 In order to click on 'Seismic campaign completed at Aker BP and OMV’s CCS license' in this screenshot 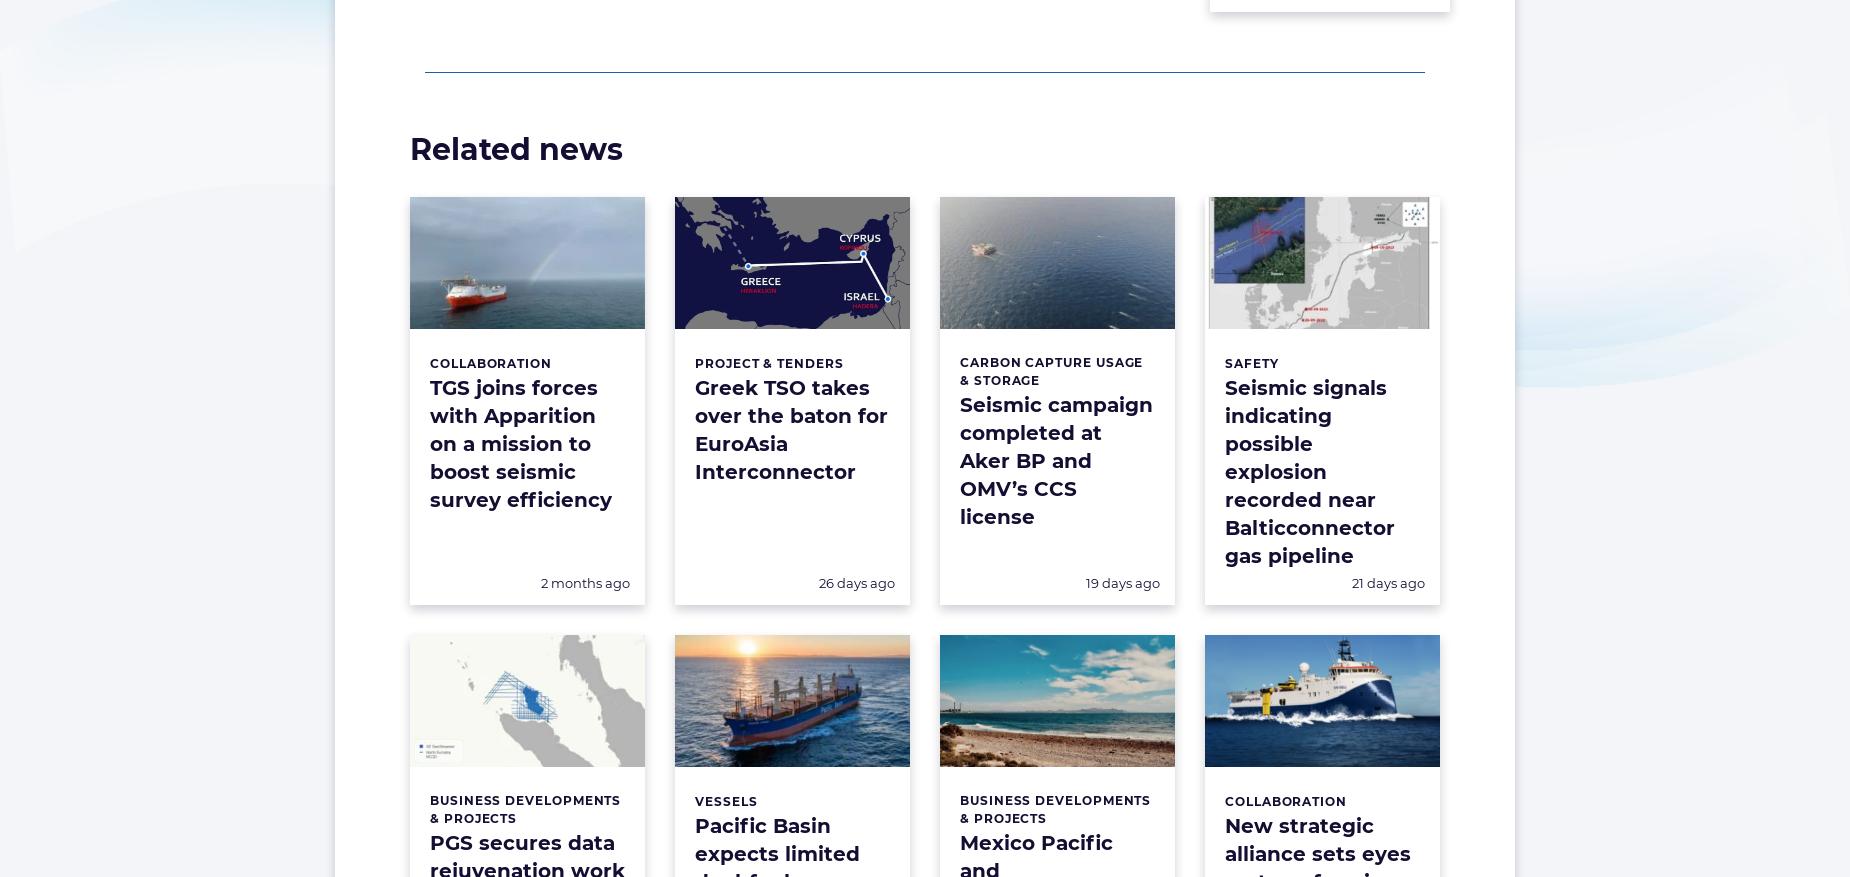, I will do `click(1055, 459)`.